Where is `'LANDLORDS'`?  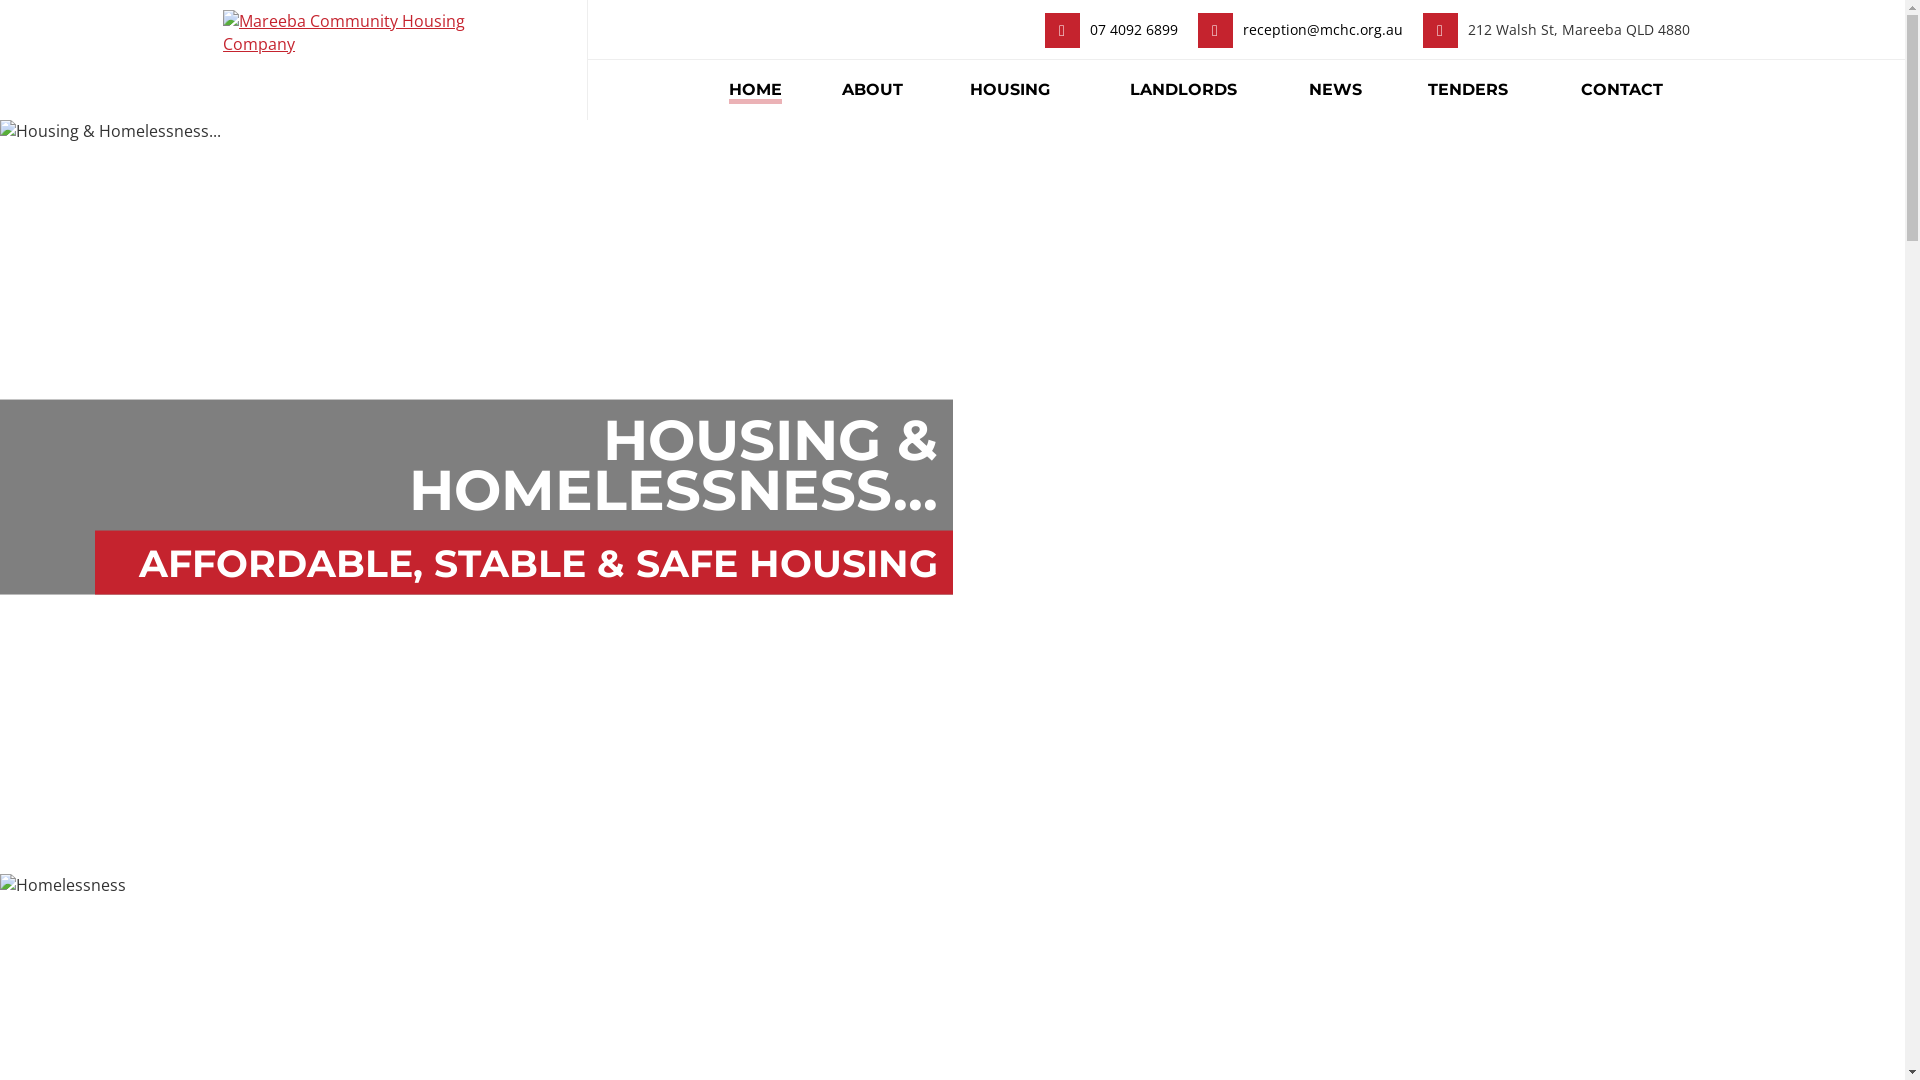 'LANDLORDS' is located at coordinates (1184, 88).